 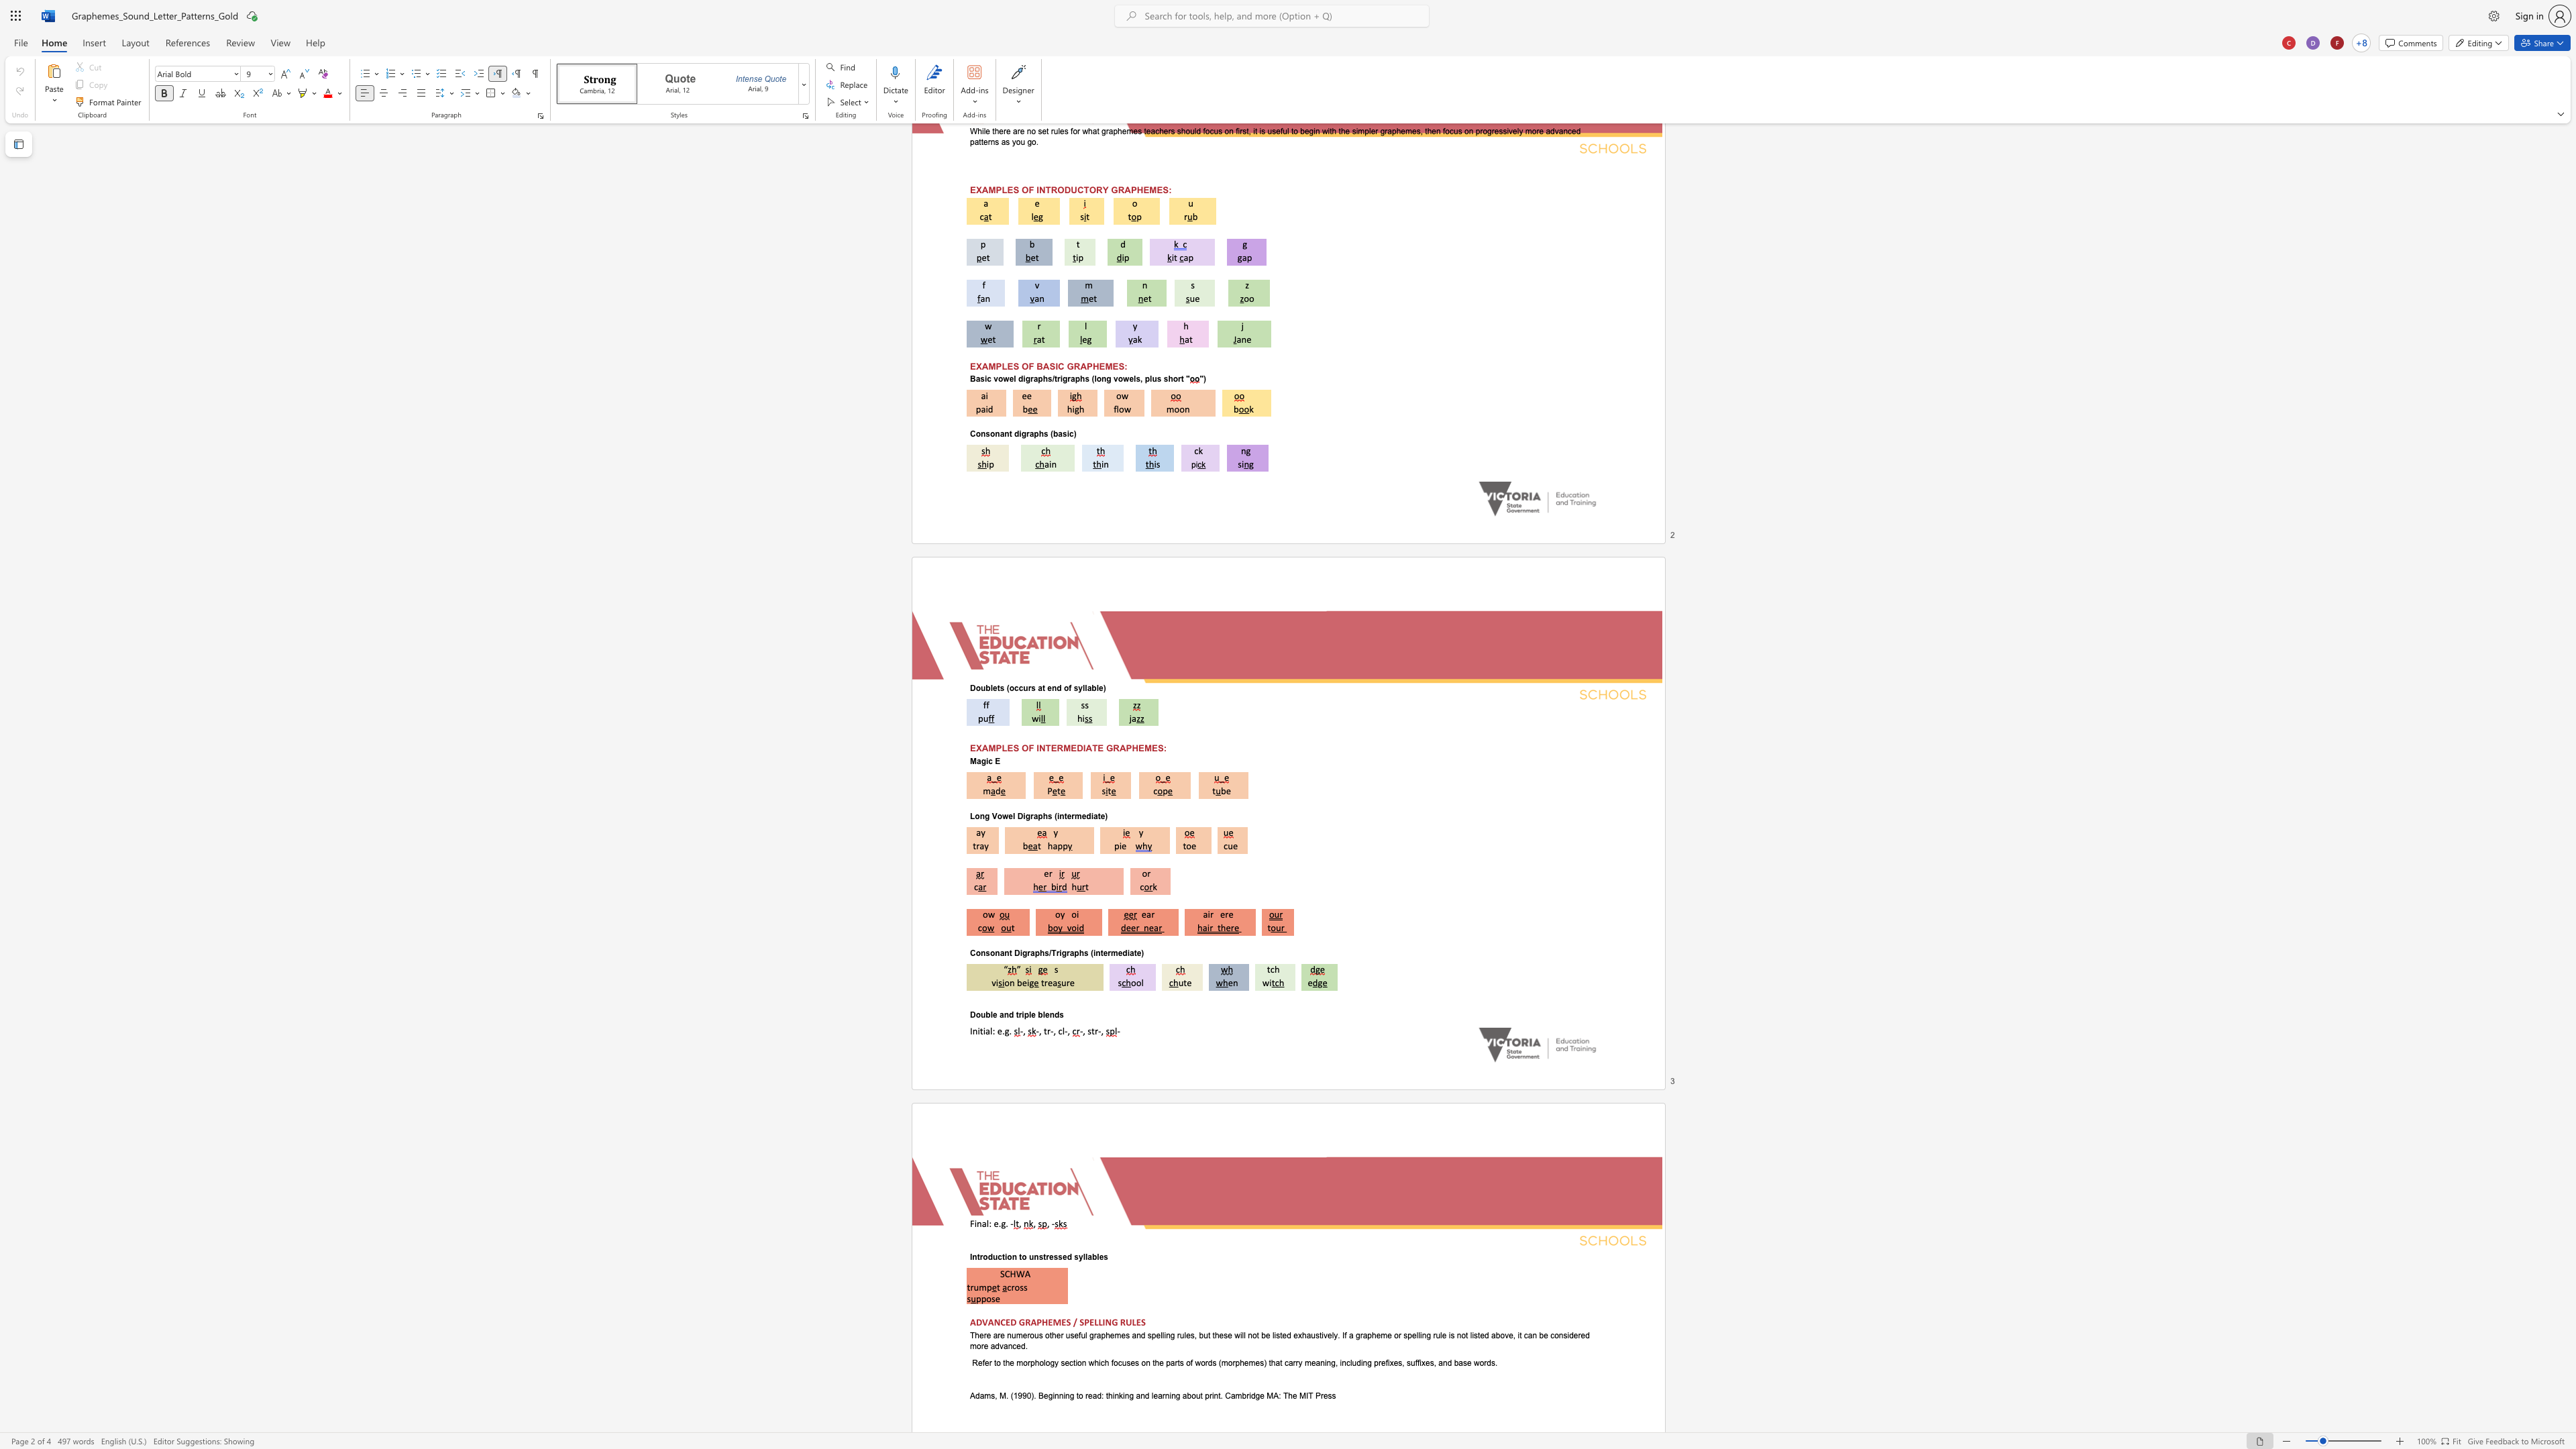 I want to click on the space between the continuous character "r" and "m" in the text, so click(x=1075, y=814).